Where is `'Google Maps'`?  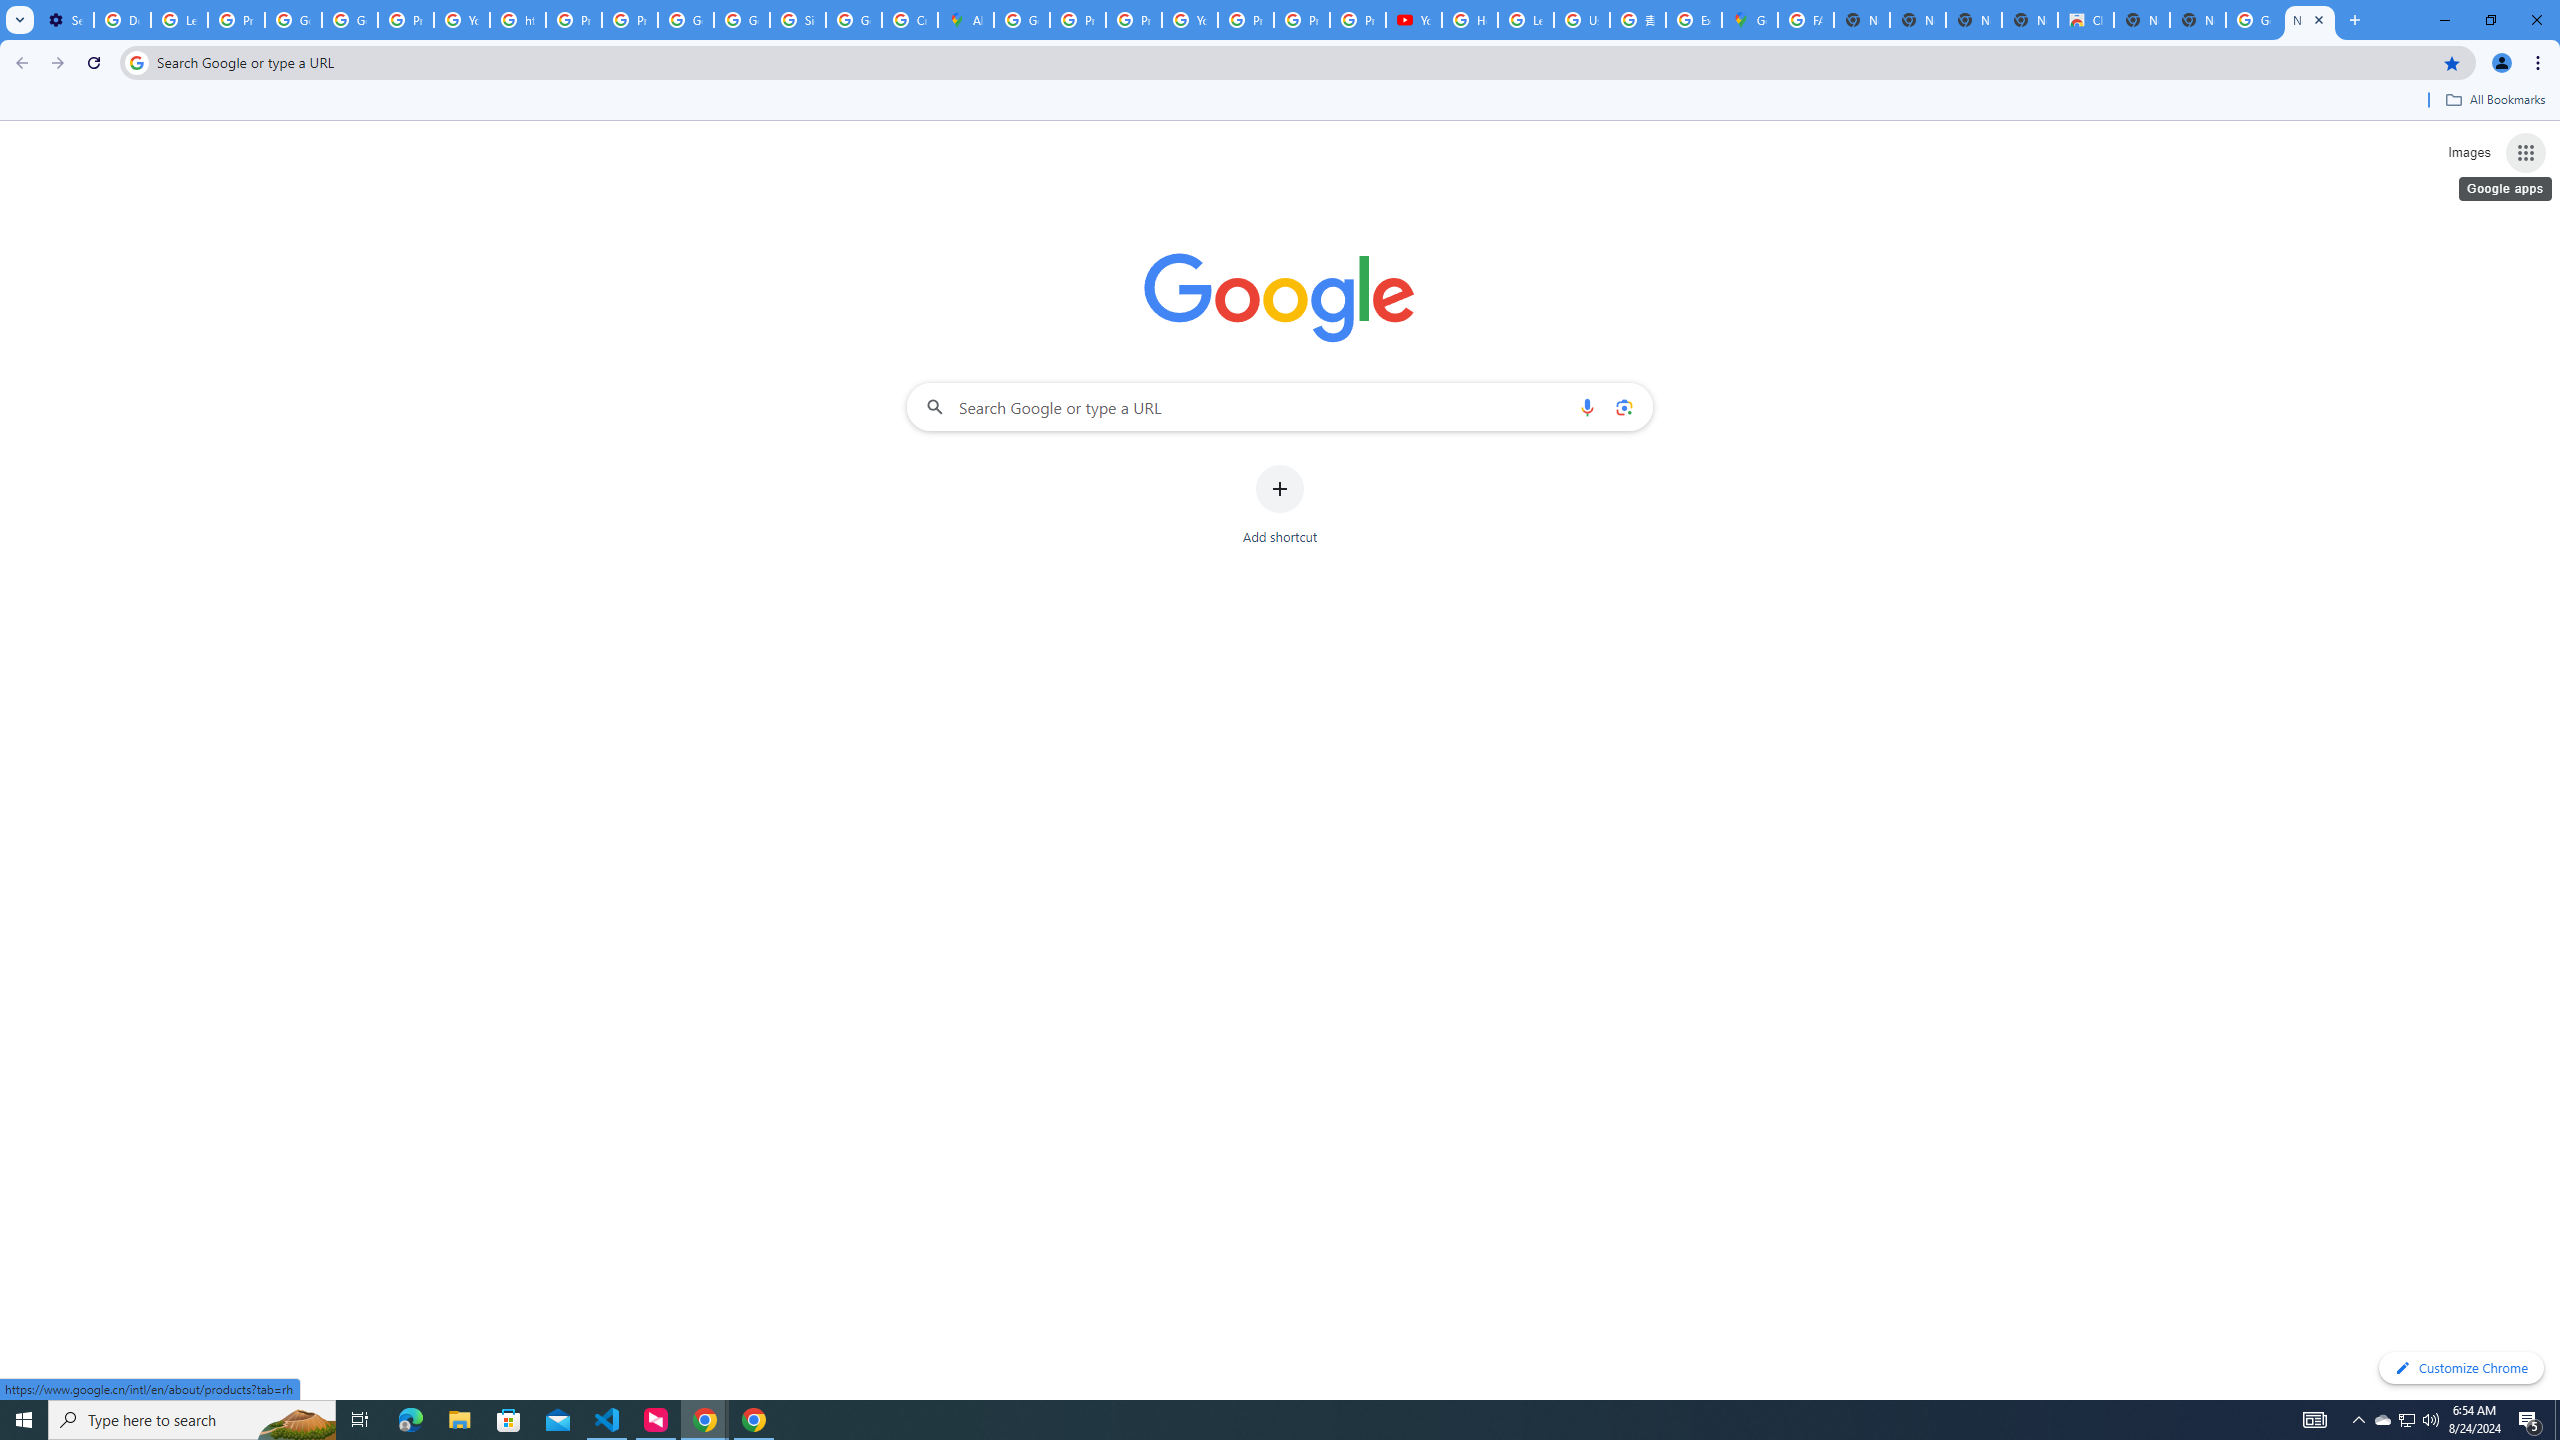
'Google Maps' is located at coordinates (1748, 19).